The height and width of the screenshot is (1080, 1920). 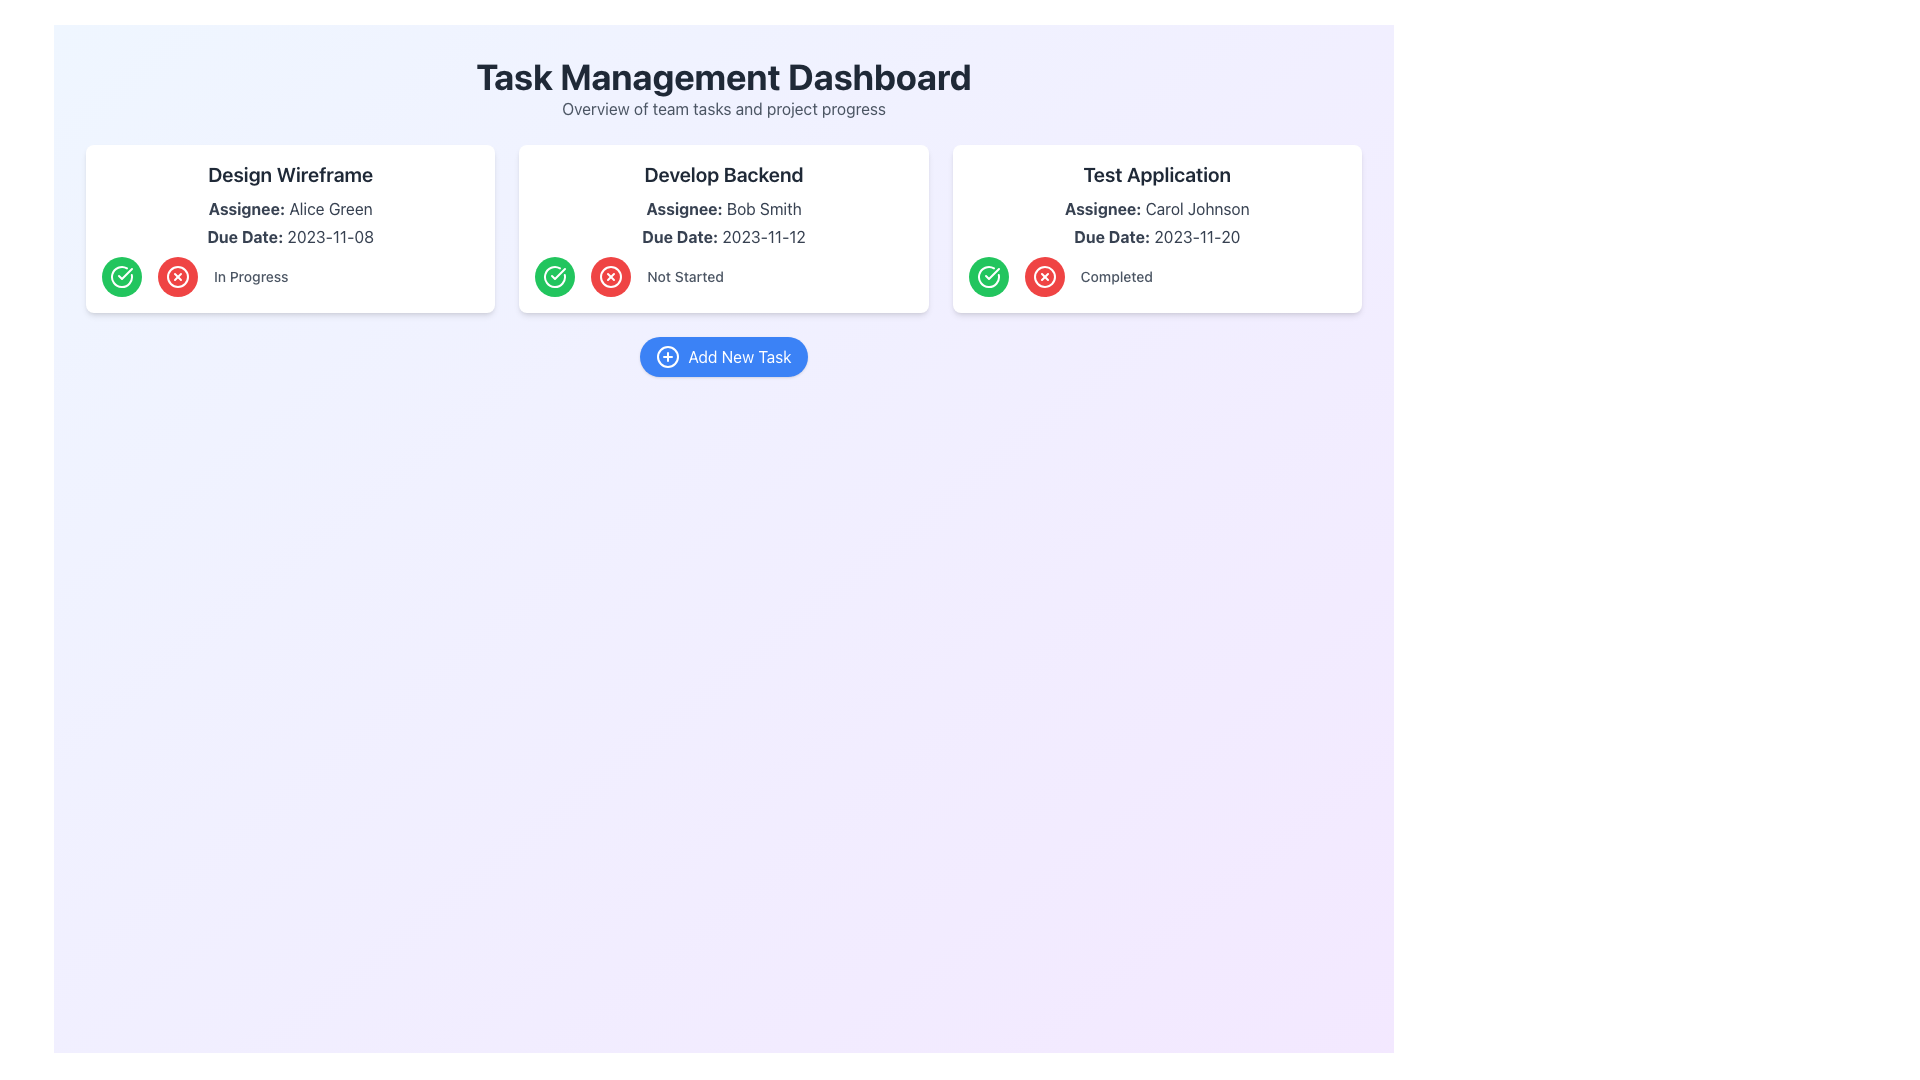 I want to click on the text label element displaying 'In Progress', which is located between a green check button and a red cross button at the bottom section of the task card titled 'Design Wireframe', so click(x=289, y=277).